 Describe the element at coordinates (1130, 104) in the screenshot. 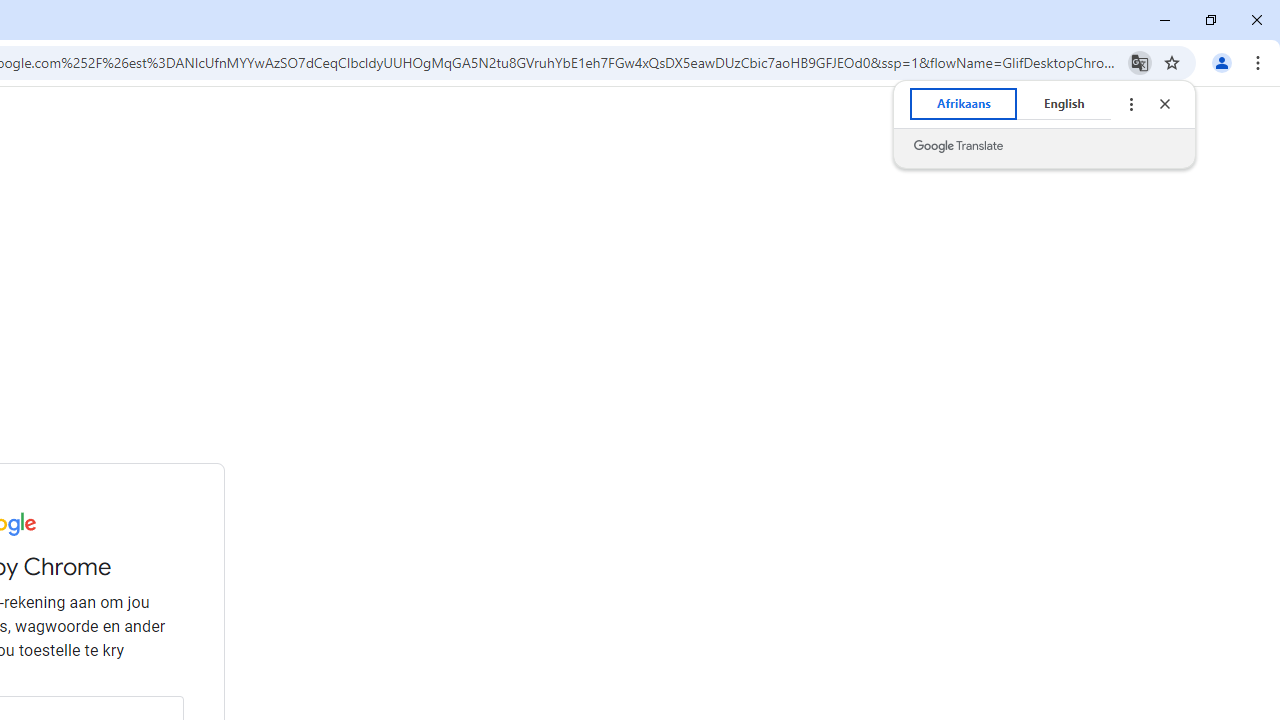

I see `'Translate options'` at that location.